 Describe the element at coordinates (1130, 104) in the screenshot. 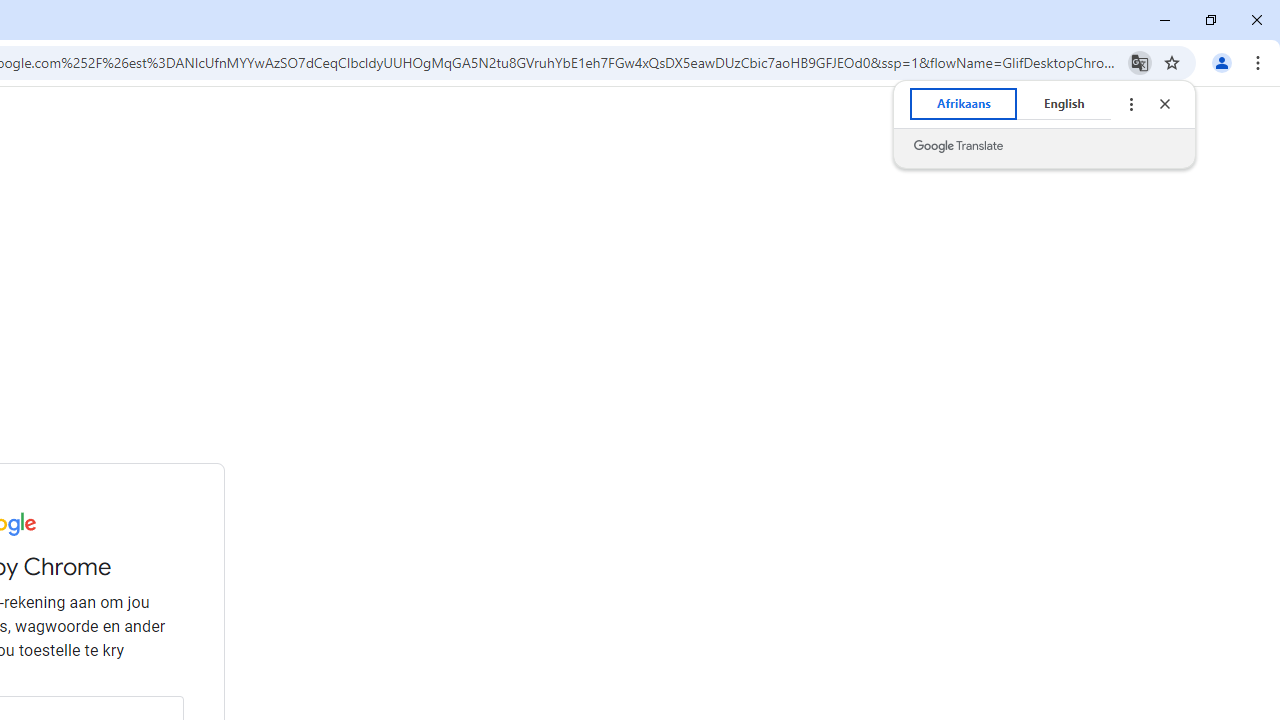

I see `'Translate options'` at that location.